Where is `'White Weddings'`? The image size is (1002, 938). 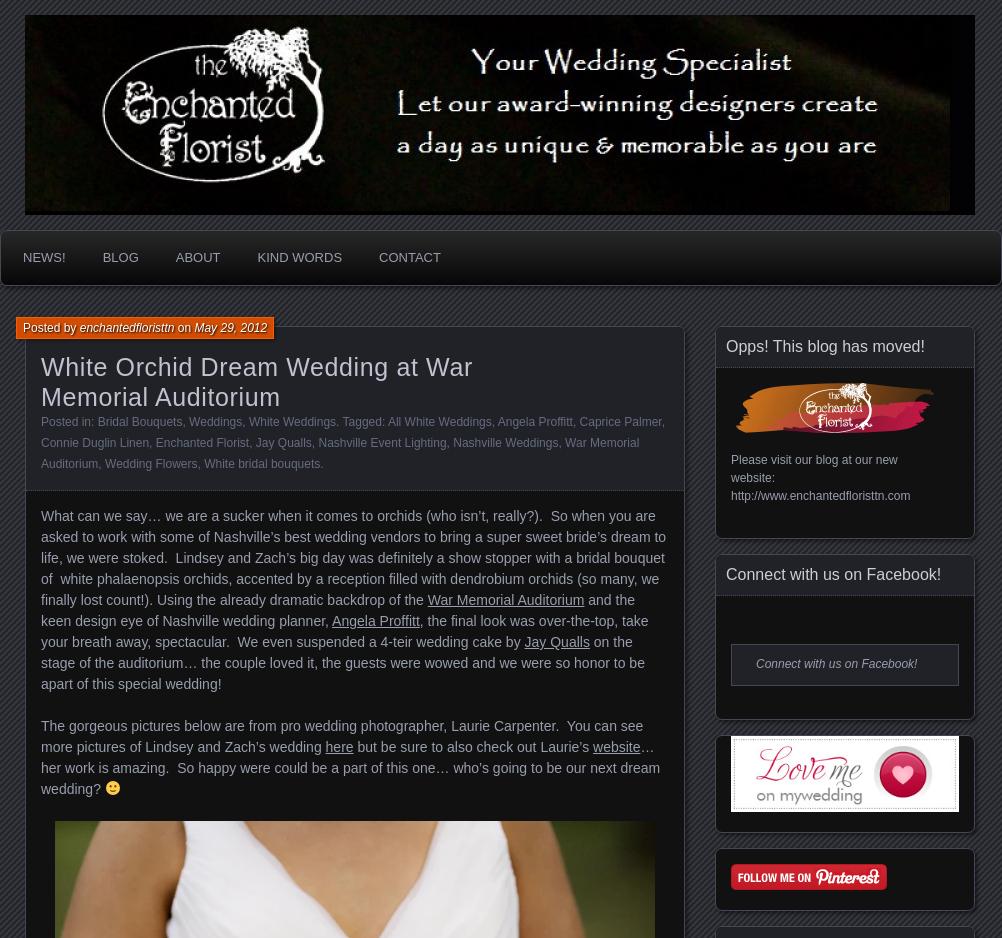 'White Weddings' is located at coordinates (247, 422).